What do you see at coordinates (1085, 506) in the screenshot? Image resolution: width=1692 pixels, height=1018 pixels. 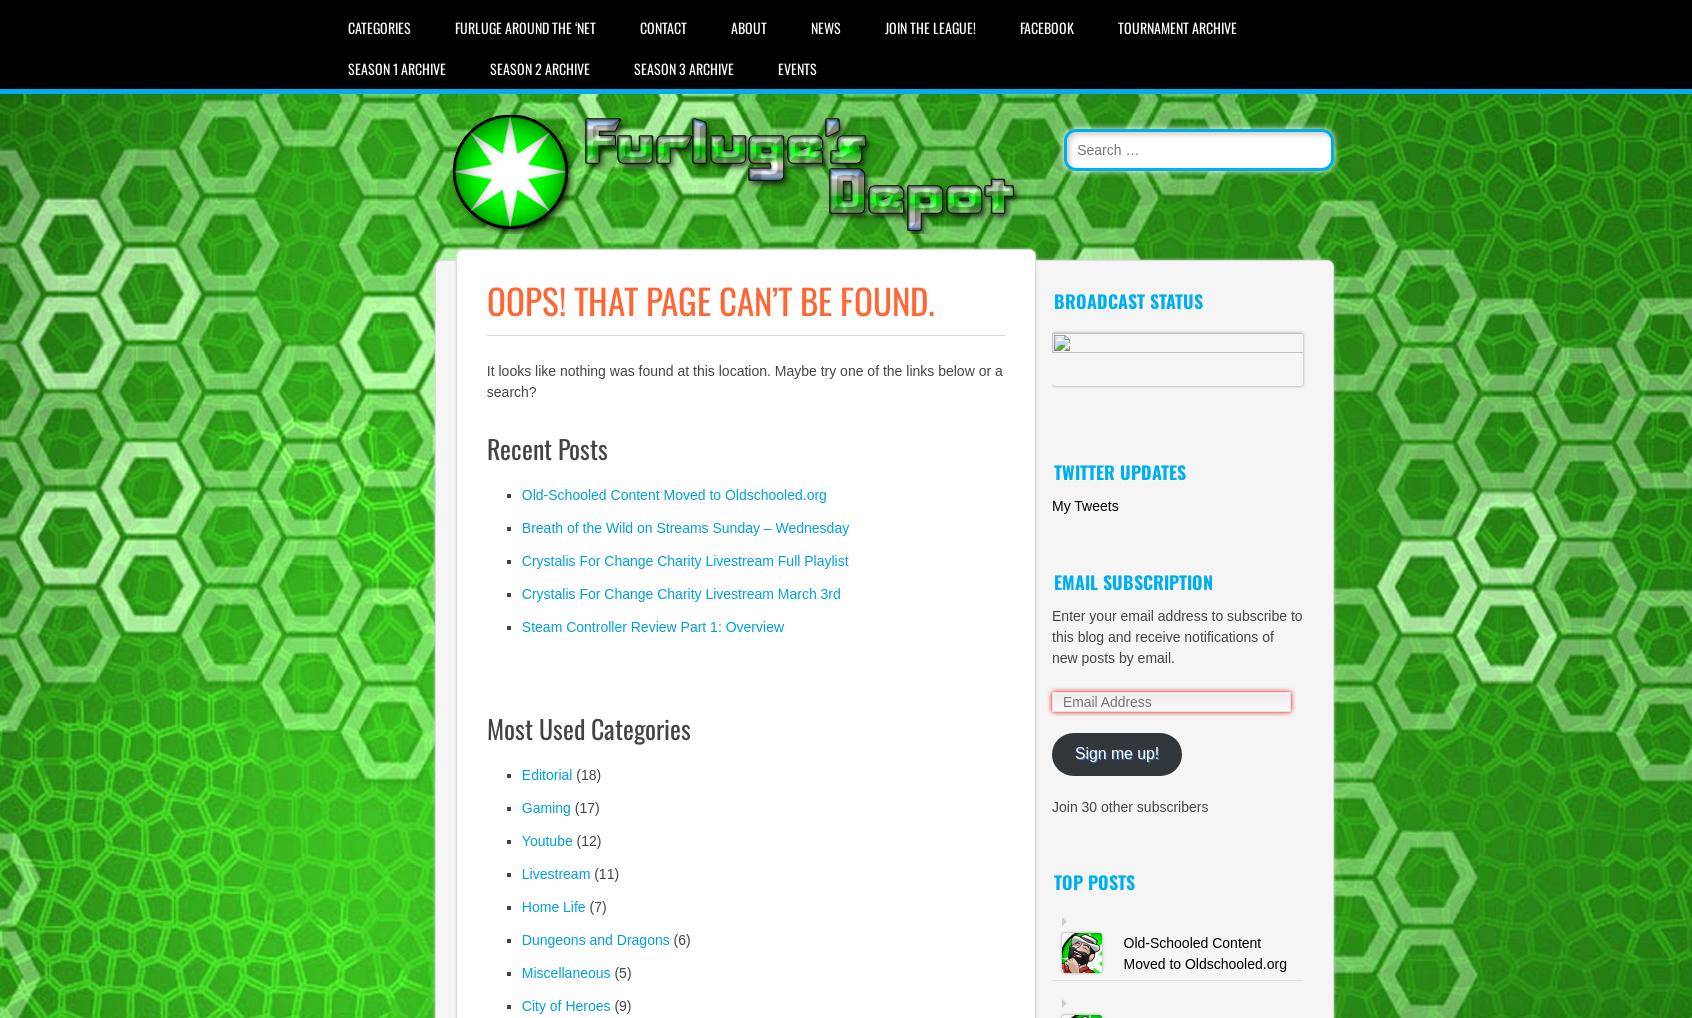 I see `'My Tweets'` at bounding box center [1085, 506].